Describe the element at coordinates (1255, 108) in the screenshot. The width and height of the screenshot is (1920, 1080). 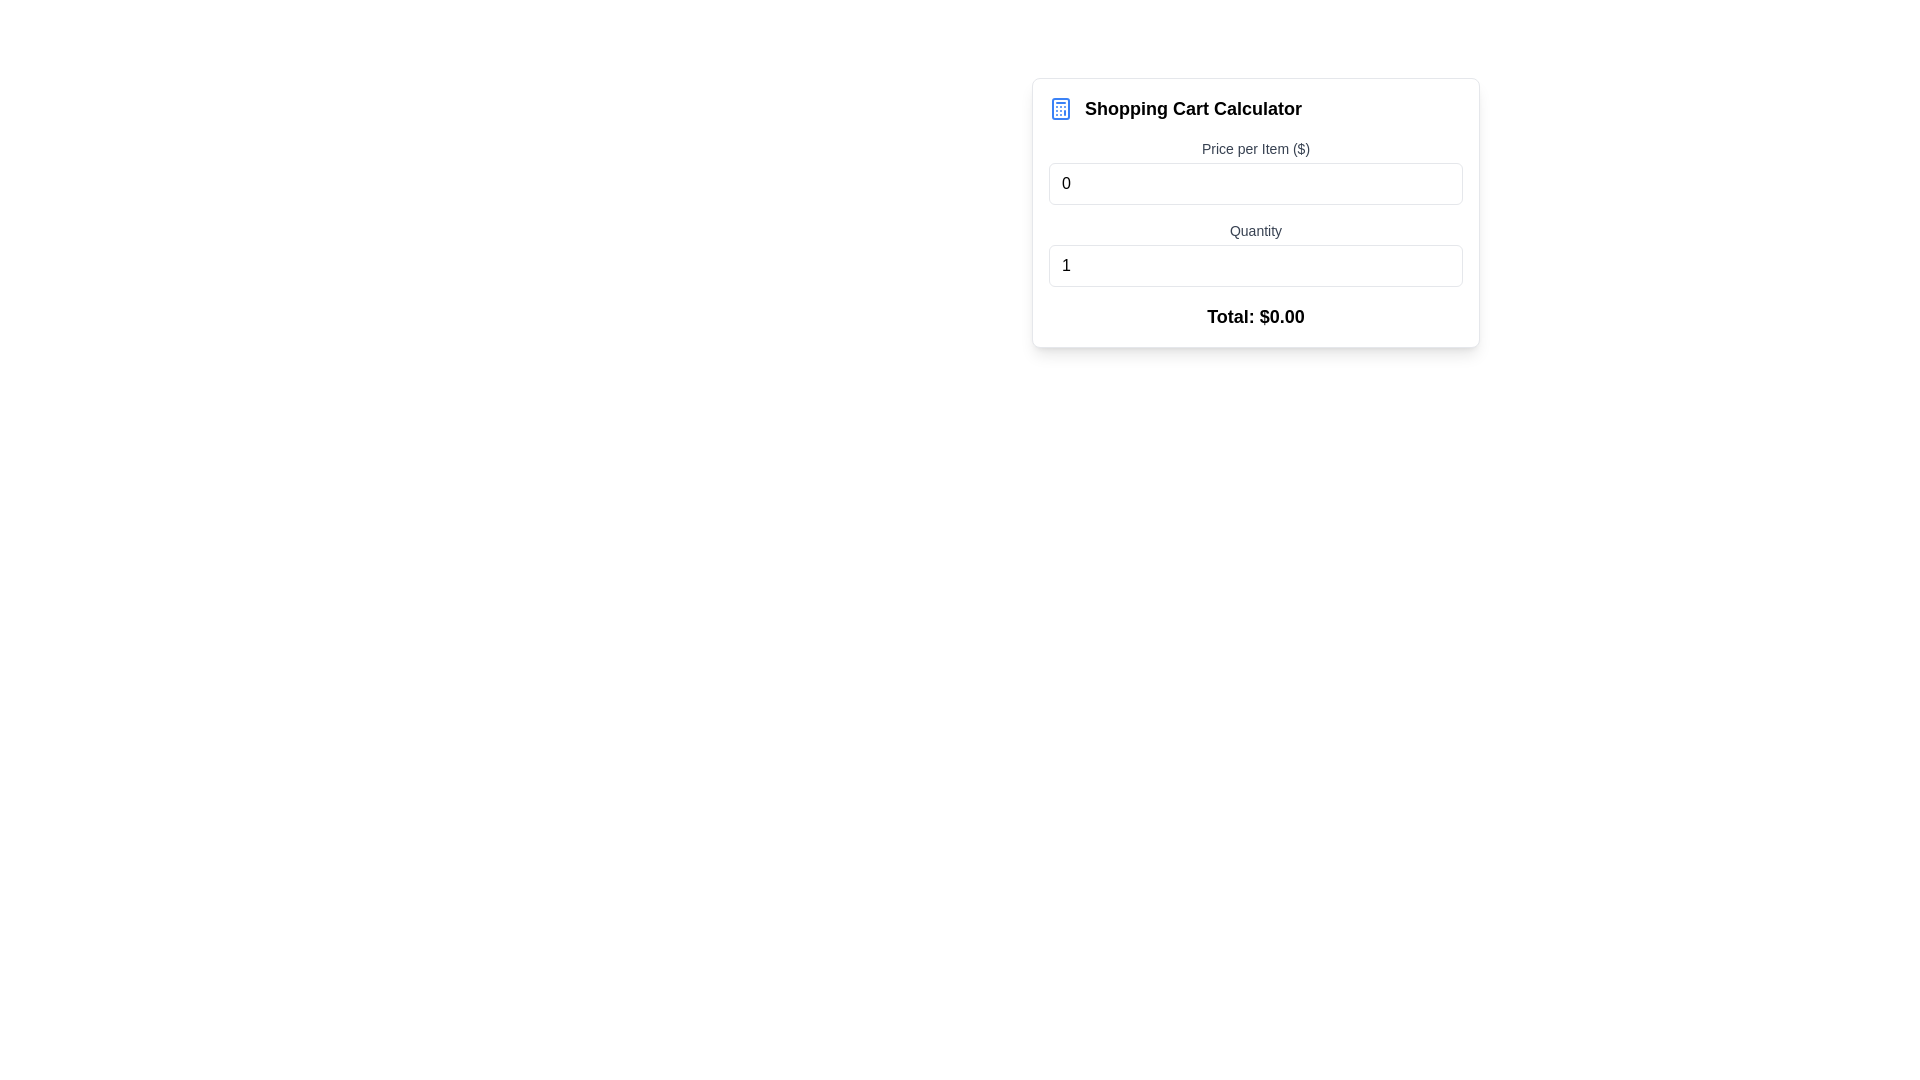
I see `the Heading element at the top of the card that serves as a title, which includes an accompanying icon` at that location.